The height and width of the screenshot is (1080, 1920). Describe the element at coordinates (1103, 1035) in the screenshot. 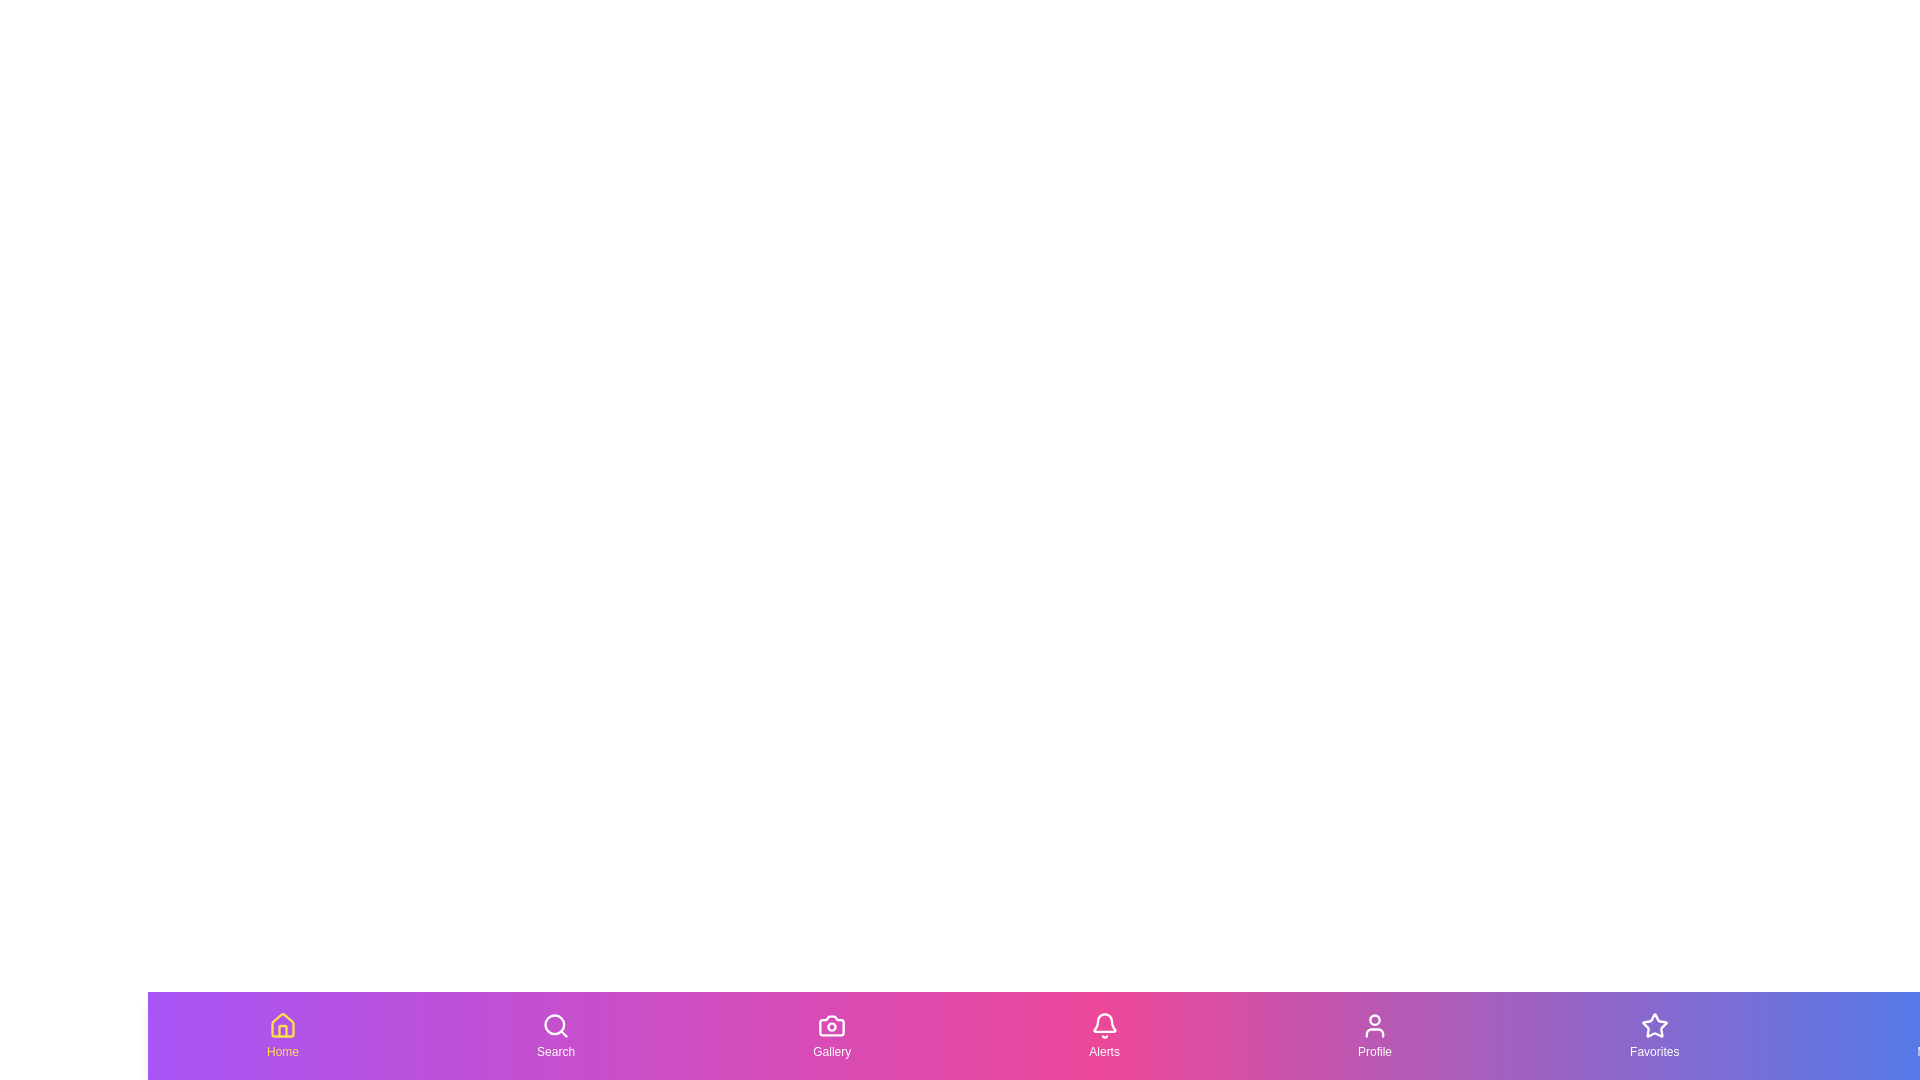

I see `the Alerts tab by clicking on its button` at that location.